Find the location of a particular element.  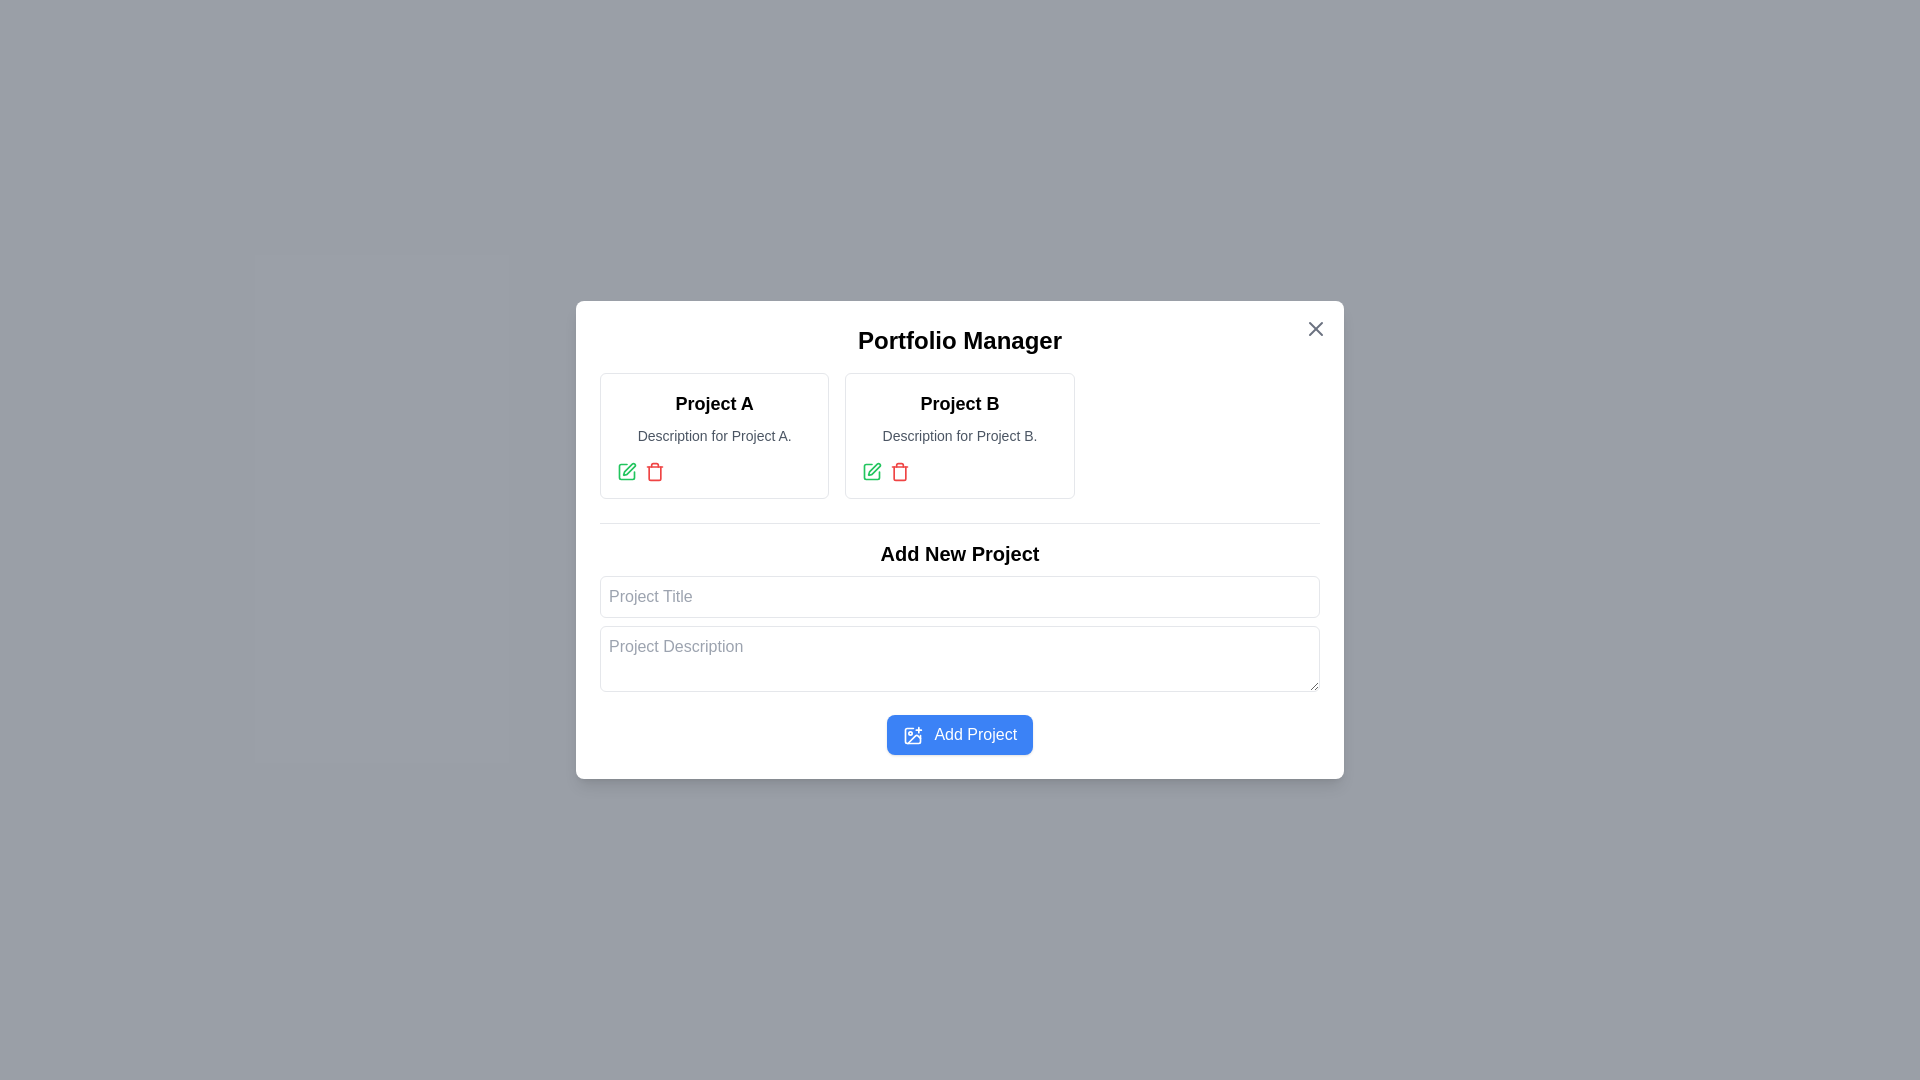

title and description of the project card located at the top center of the 'Portfolio Manager' modal, which is the second card in the grid layout is located at coordinates (960, 434).